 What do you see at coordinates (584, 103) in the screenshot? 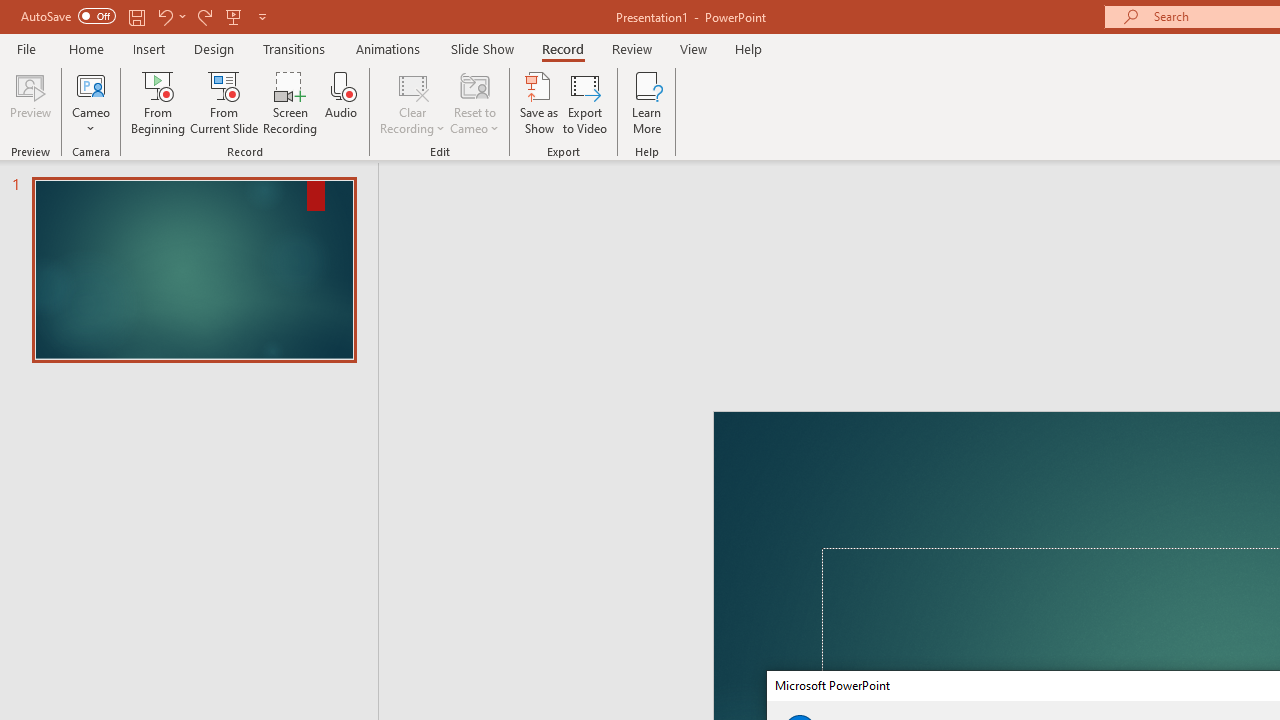
I see `'Export to Video'` at bounding box center [584, 103].